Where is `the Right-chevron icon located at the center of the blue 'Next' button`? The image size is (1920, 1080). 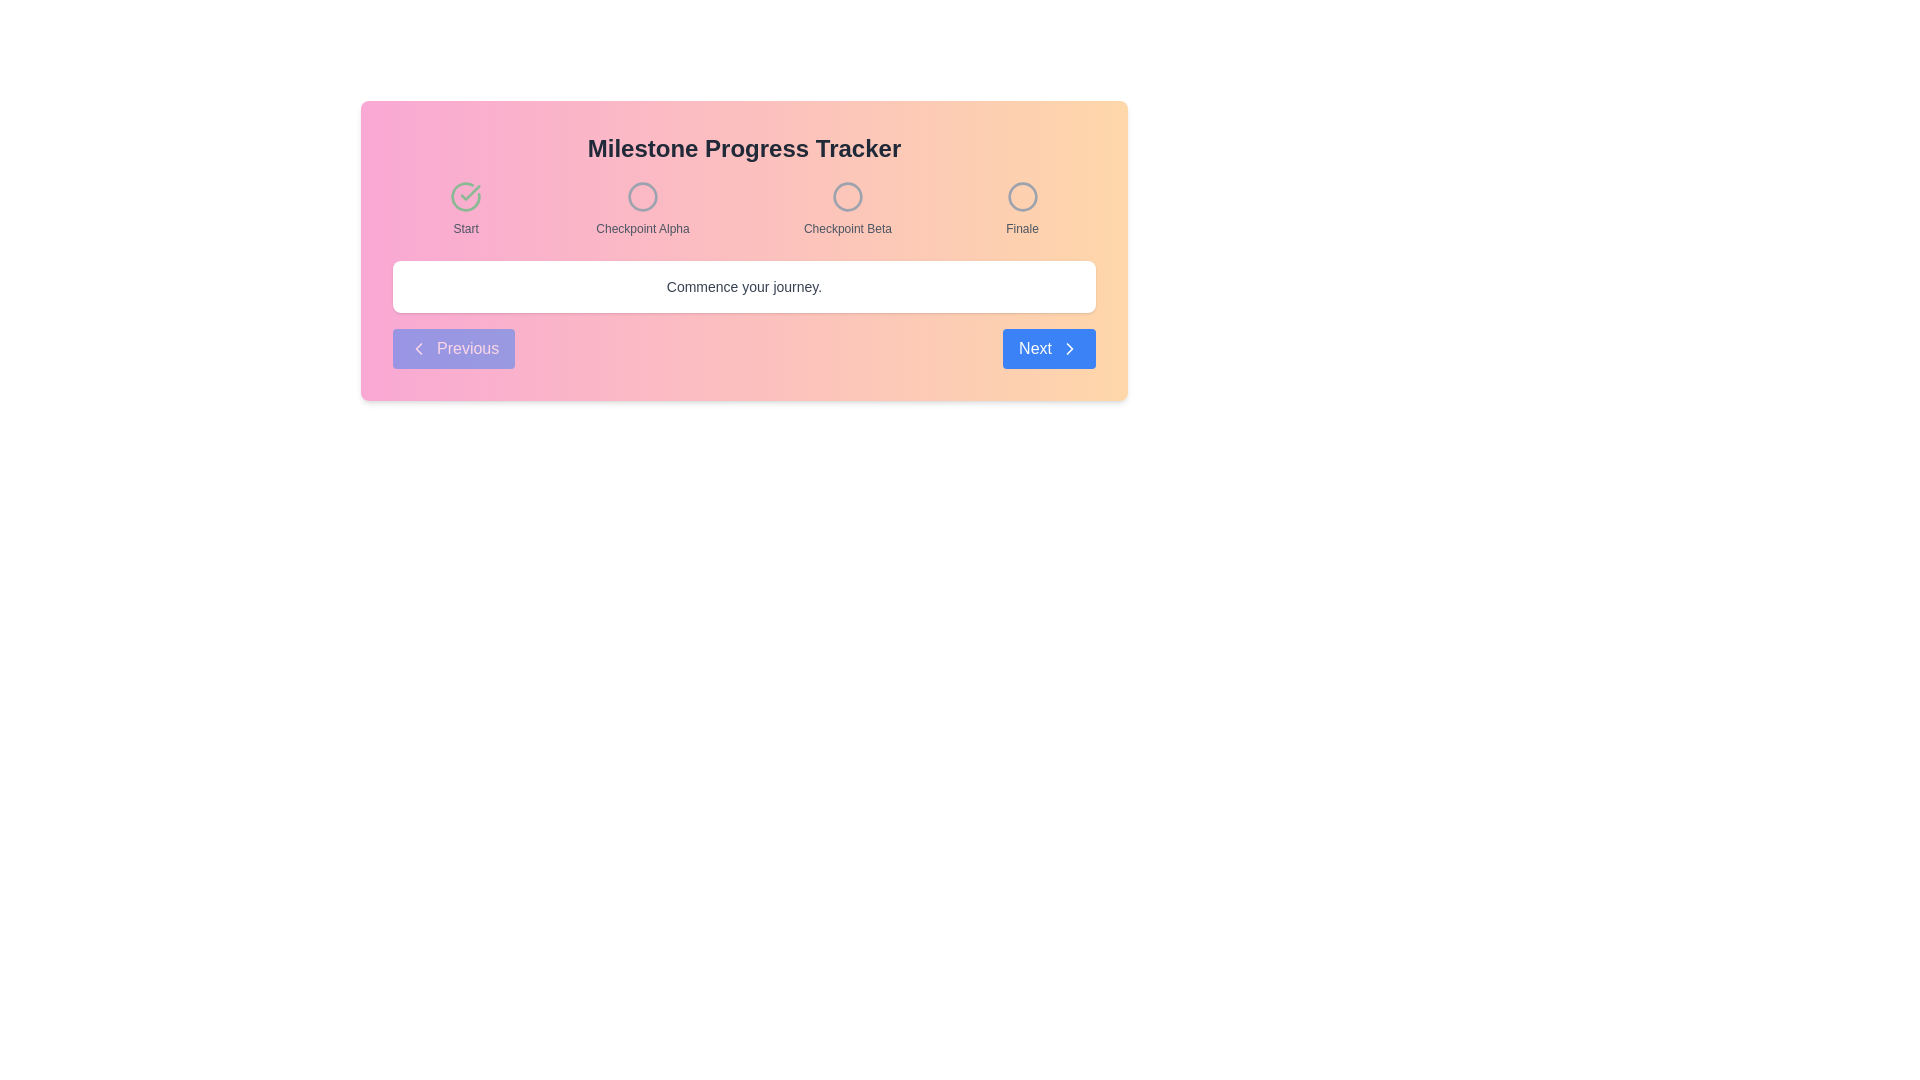
the Right-chevron icon located at the center of the blue 'Next' button is located at coordinates (1069, 347).